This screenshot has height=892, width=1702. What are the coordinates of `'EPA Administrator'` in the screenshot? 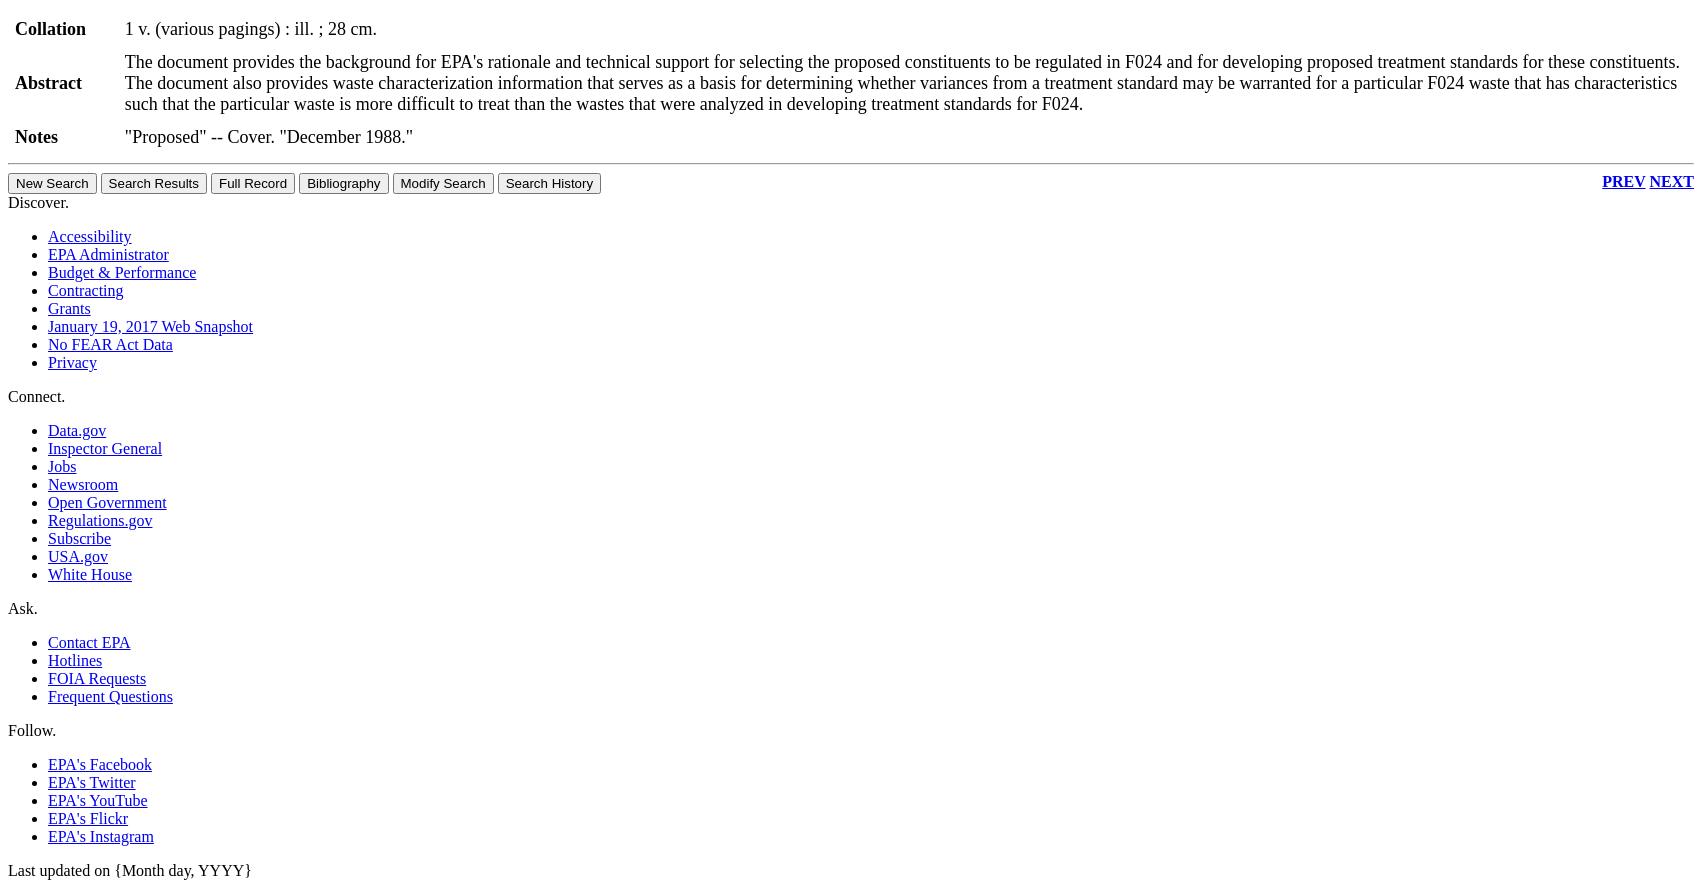 It's located at (108, 253).